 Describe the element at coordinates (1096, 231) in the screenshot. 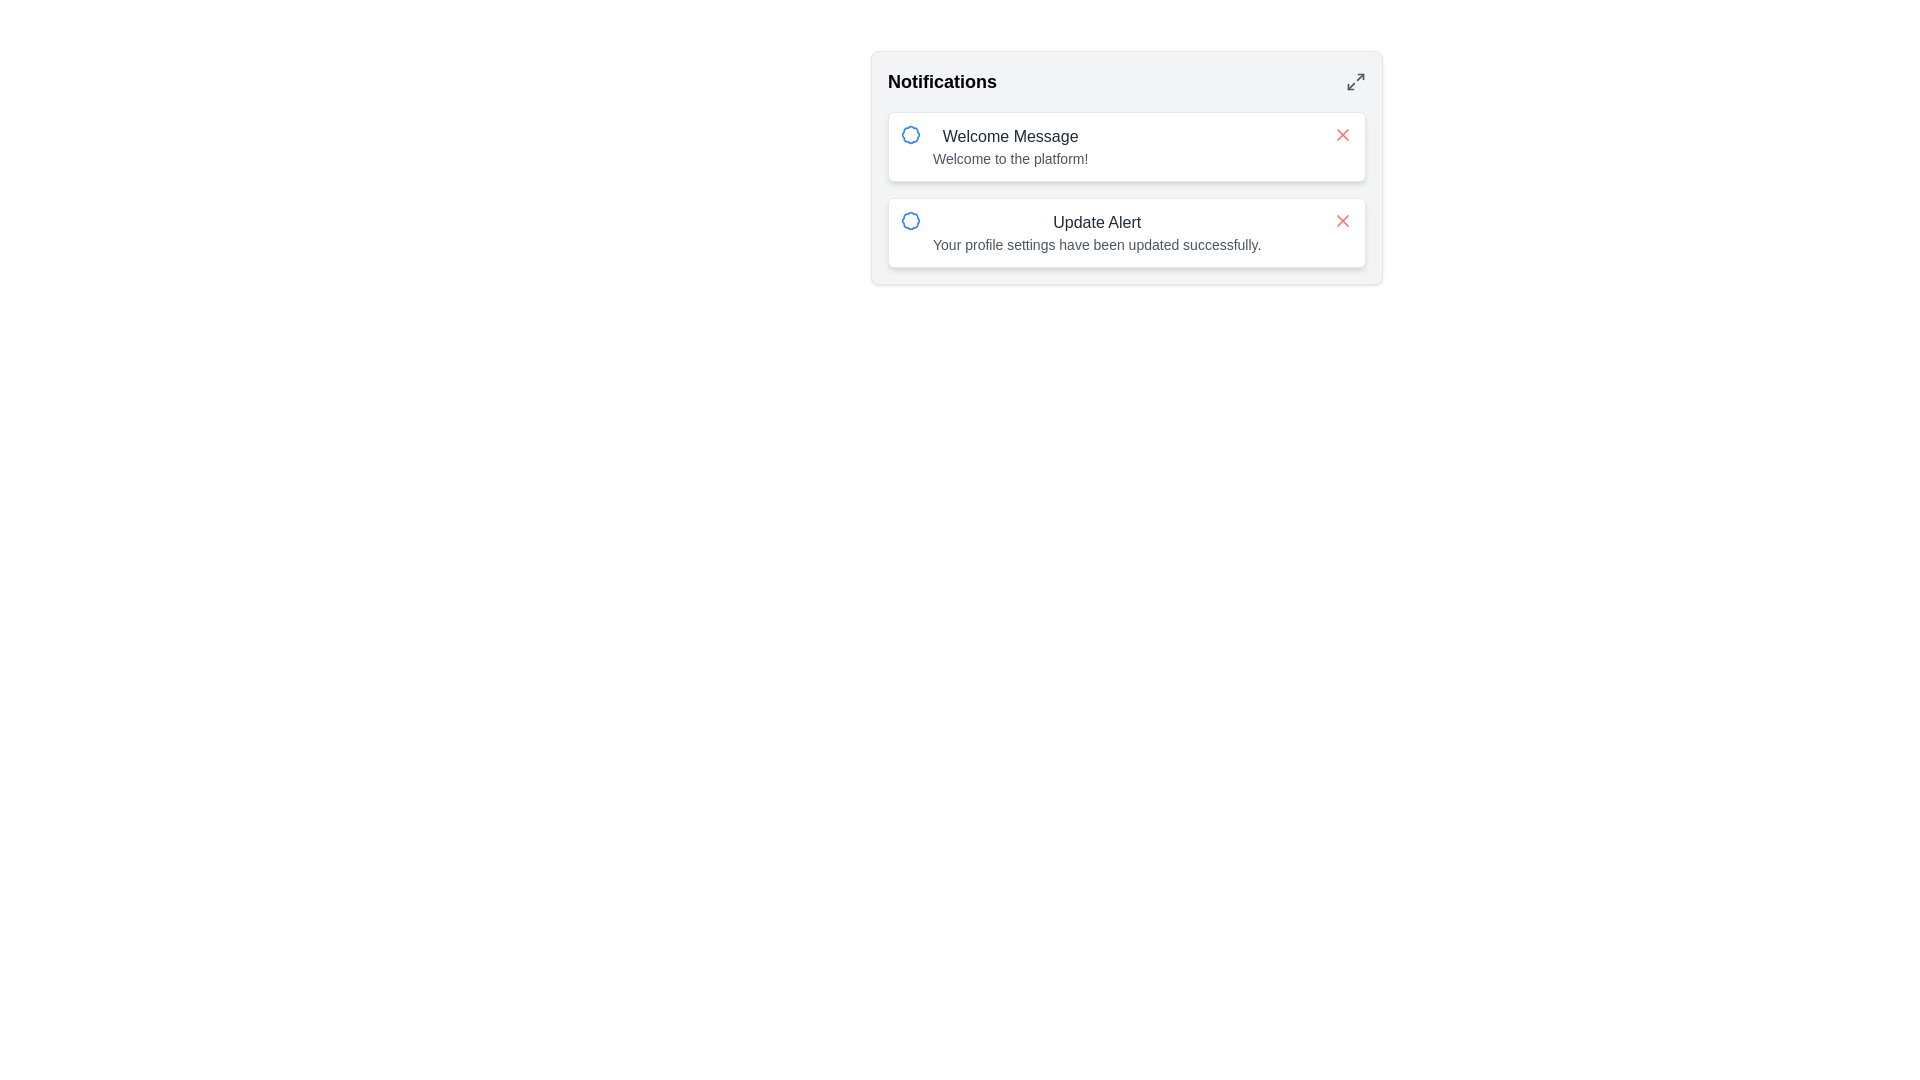

I see `text within the 'Update Alert' Text Block, which includes a bold heading and a lighter message about profile settings being updated` at that location.